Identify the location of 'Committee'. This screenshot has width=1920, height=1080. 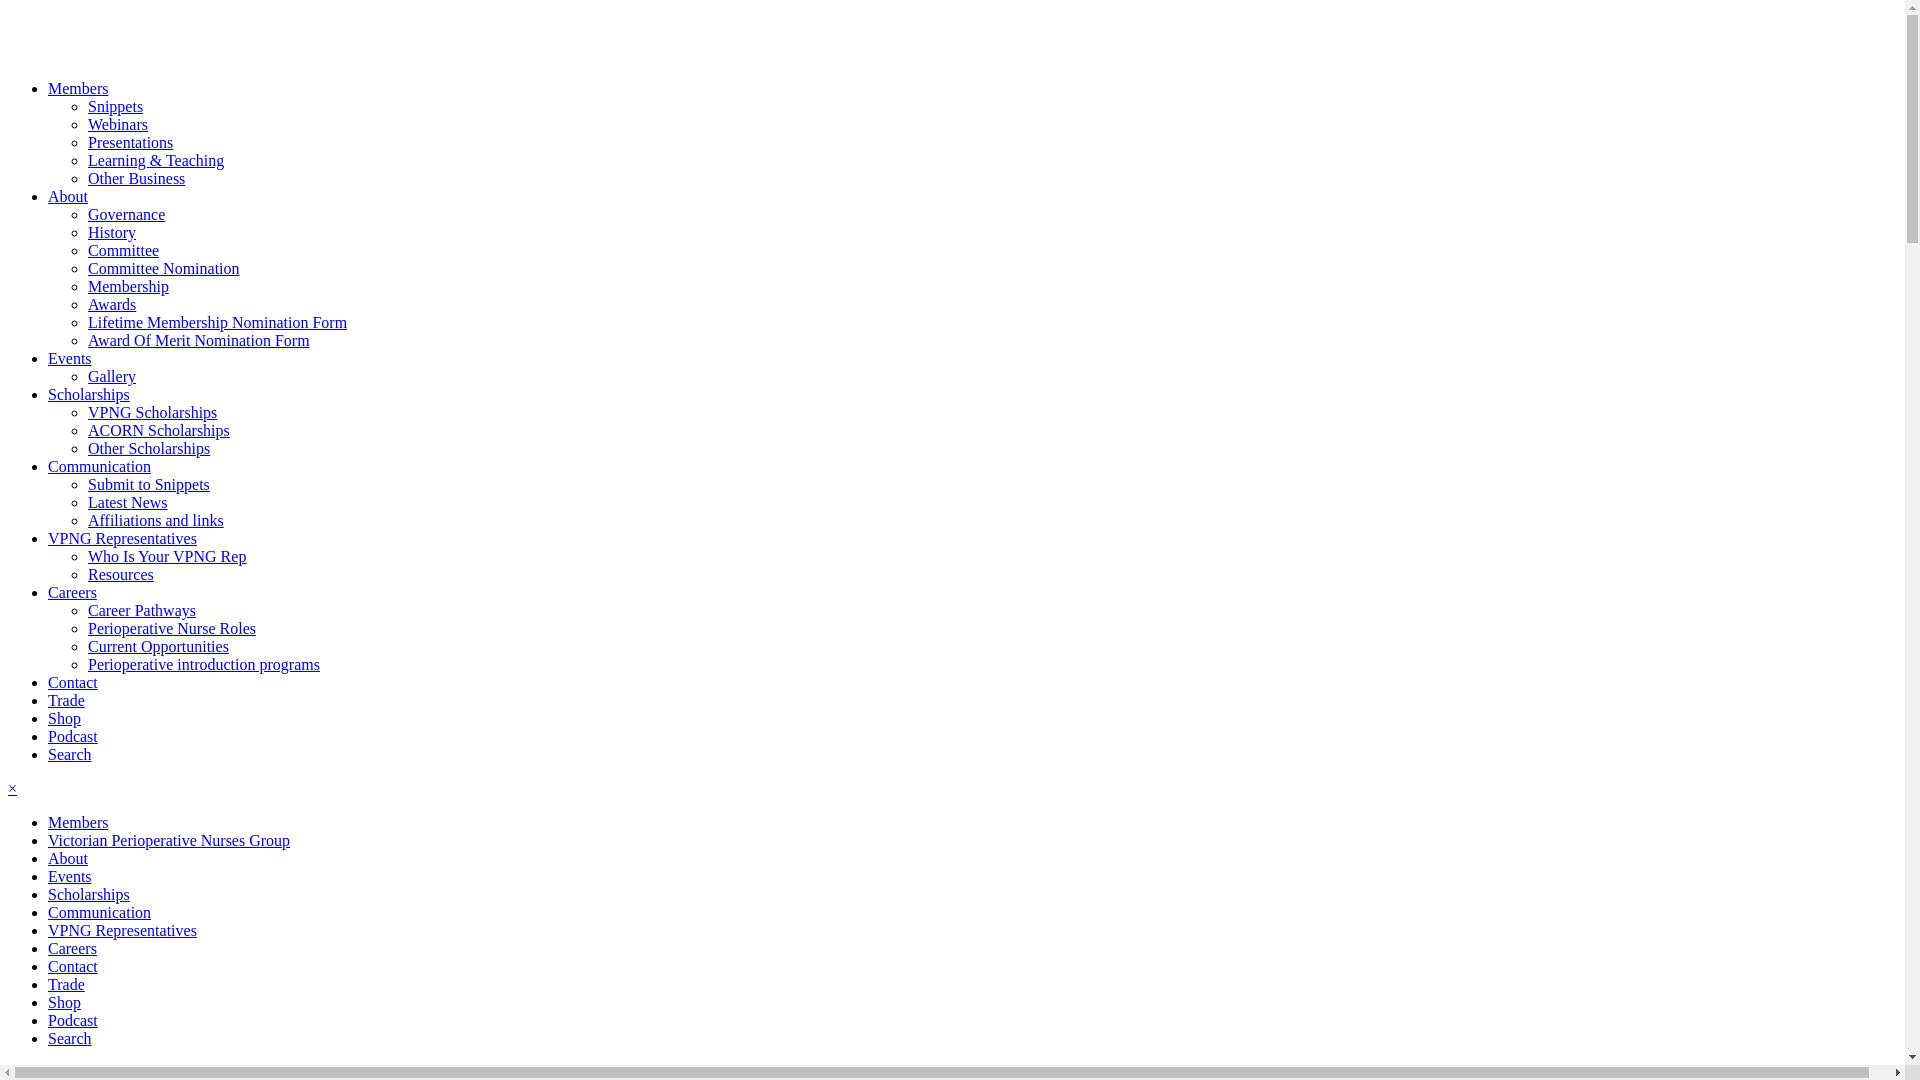
(122, 249).